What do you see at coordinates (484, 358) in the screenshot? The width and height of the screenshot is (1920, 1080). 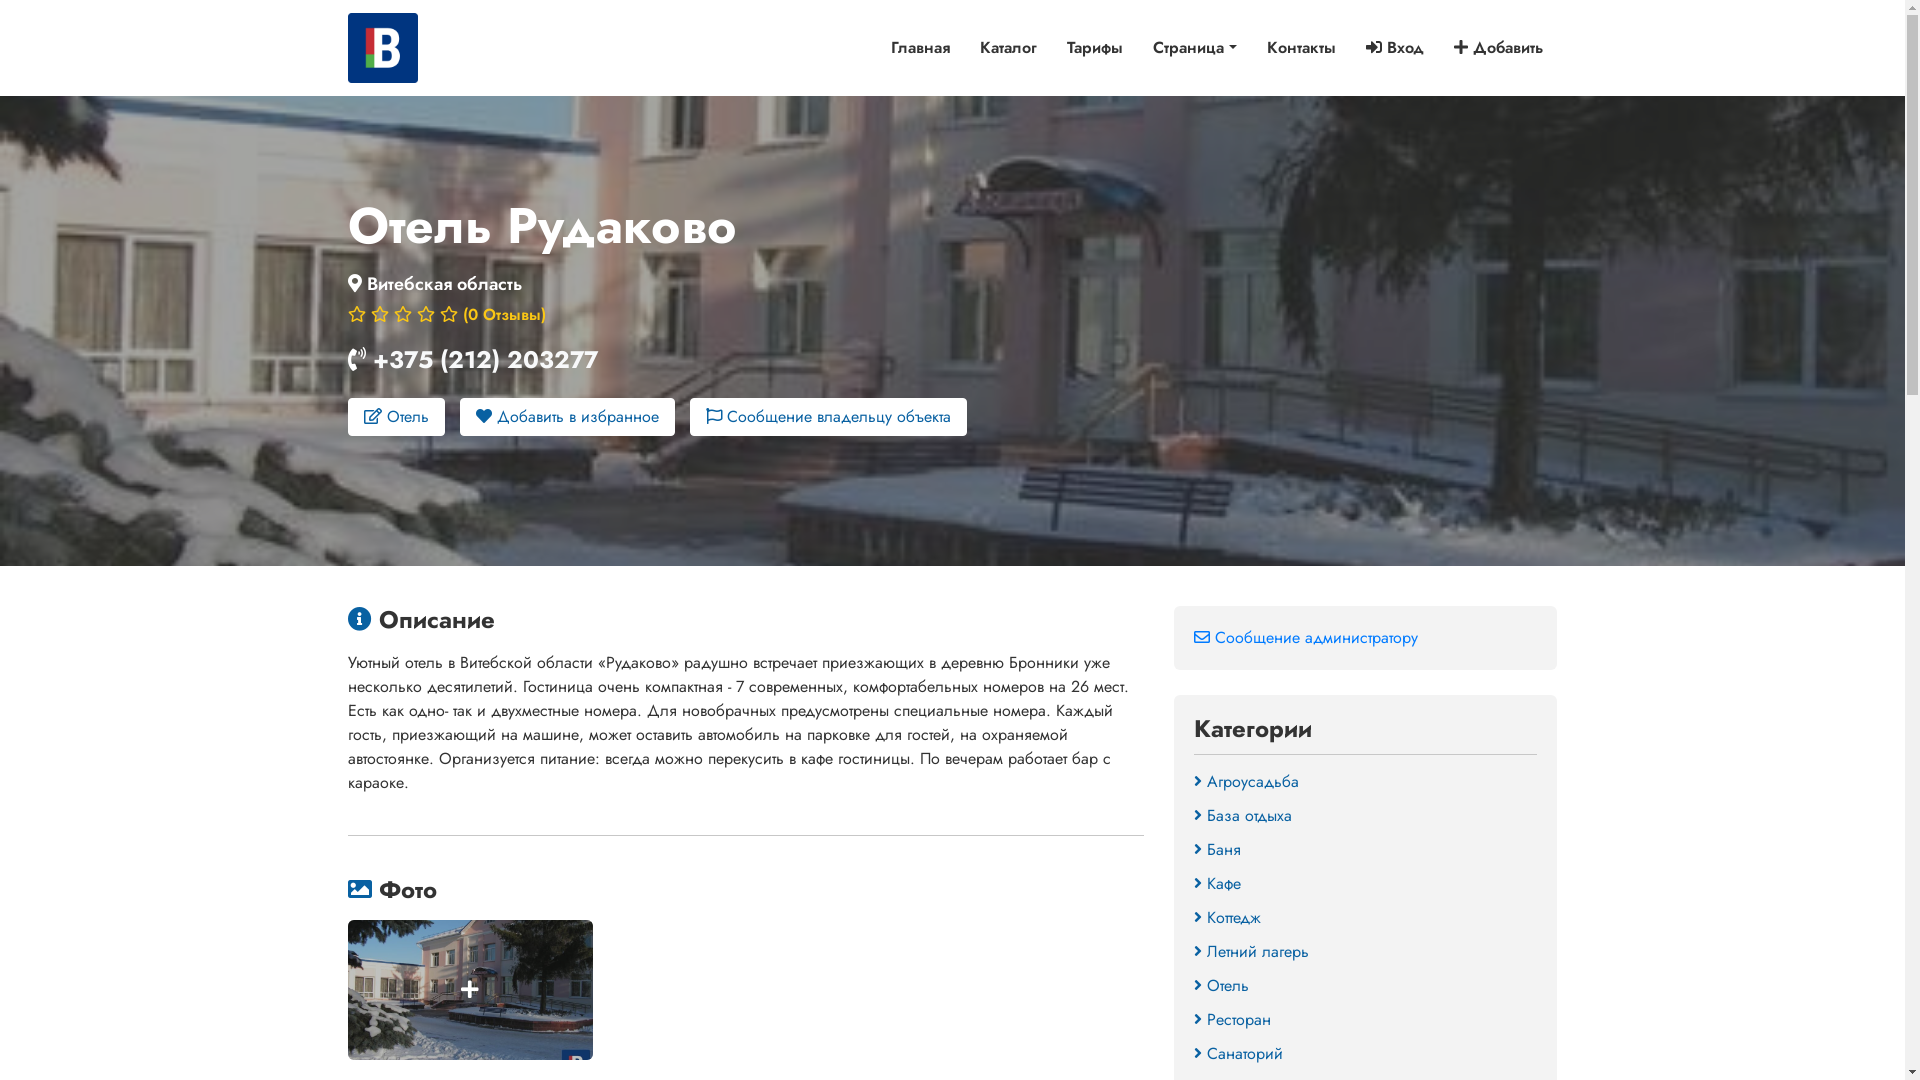 I see `'+375 (212) 203277'` at bounding box center [484, 358].